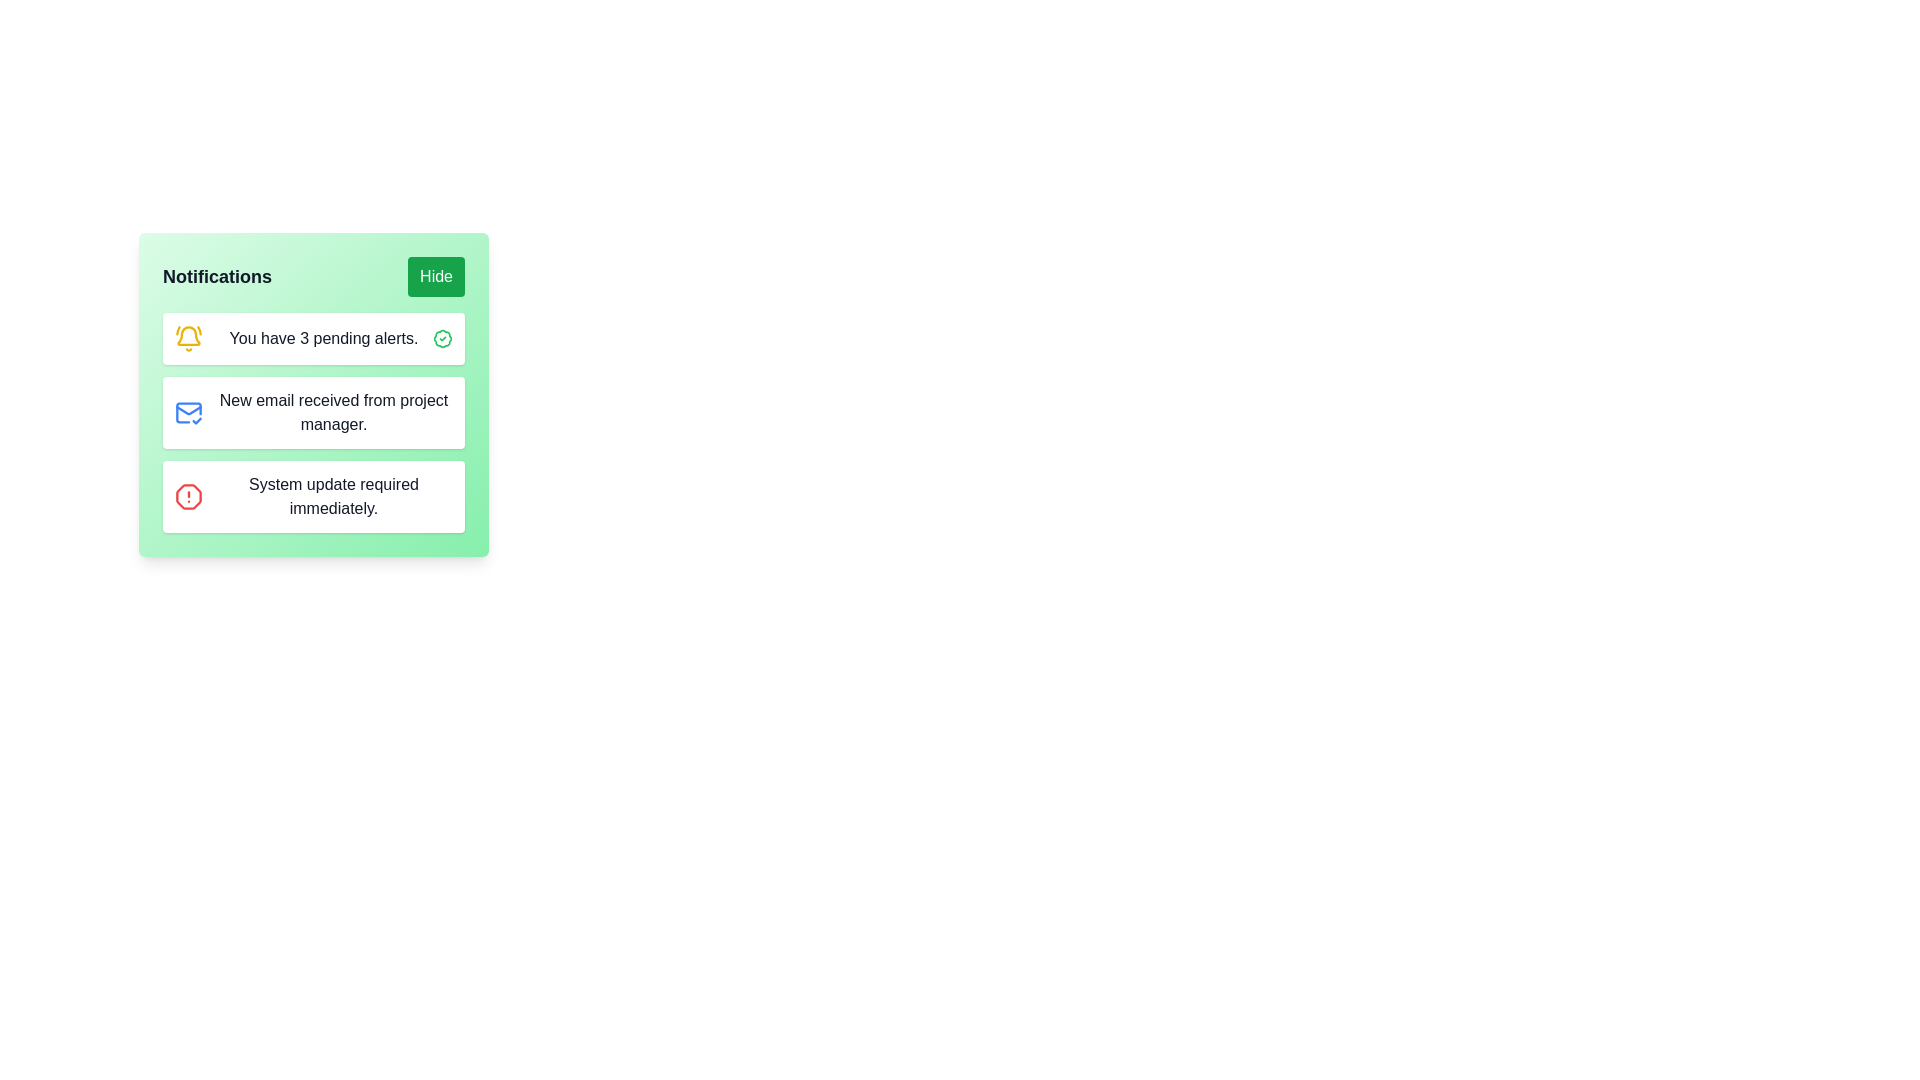 This screenshot has height=1080, width=1920. I want to click on text content of the notification entry that indicates a new email received from the project manager, which has a rounded white background and a blue mail icon with a checkmark, so click(312, 411).